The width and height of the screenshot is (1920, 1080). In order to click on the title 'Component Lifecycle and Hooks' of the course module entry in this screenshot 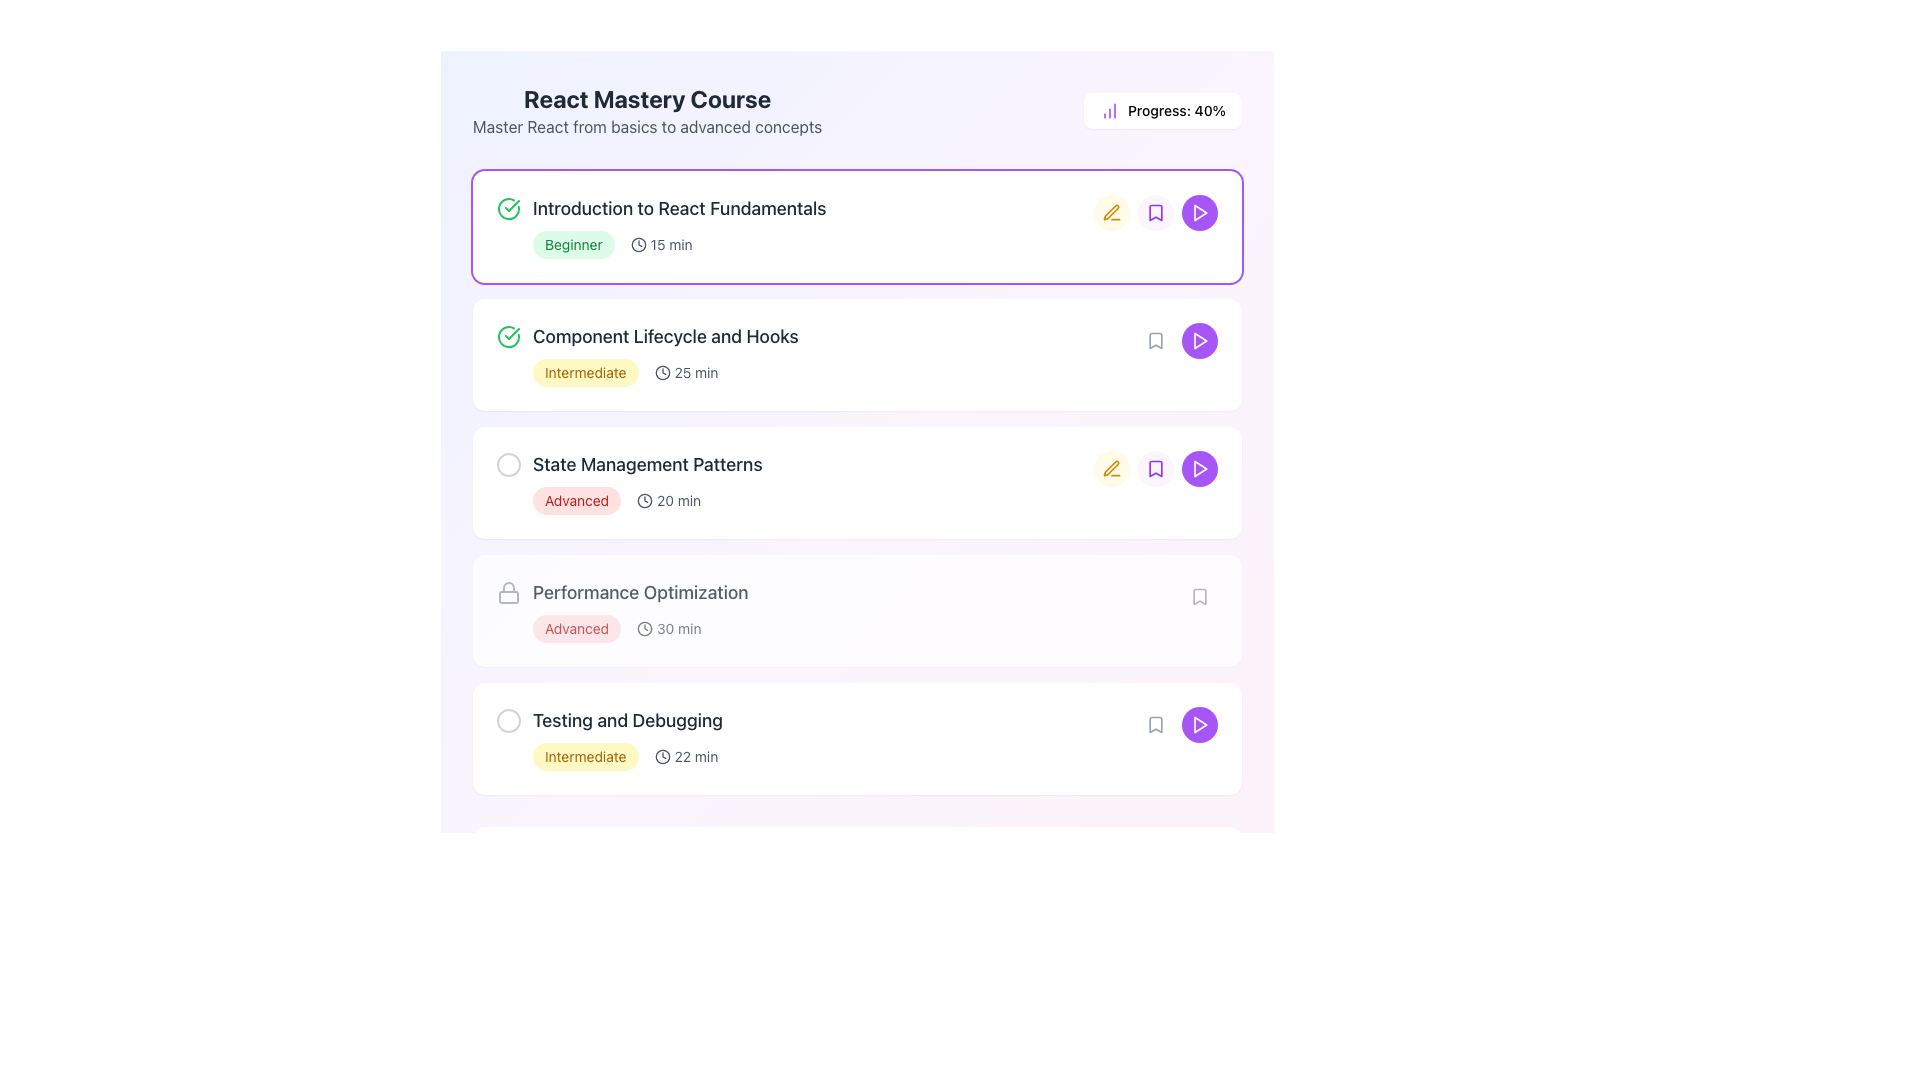, I will do `click(817, 353)`.